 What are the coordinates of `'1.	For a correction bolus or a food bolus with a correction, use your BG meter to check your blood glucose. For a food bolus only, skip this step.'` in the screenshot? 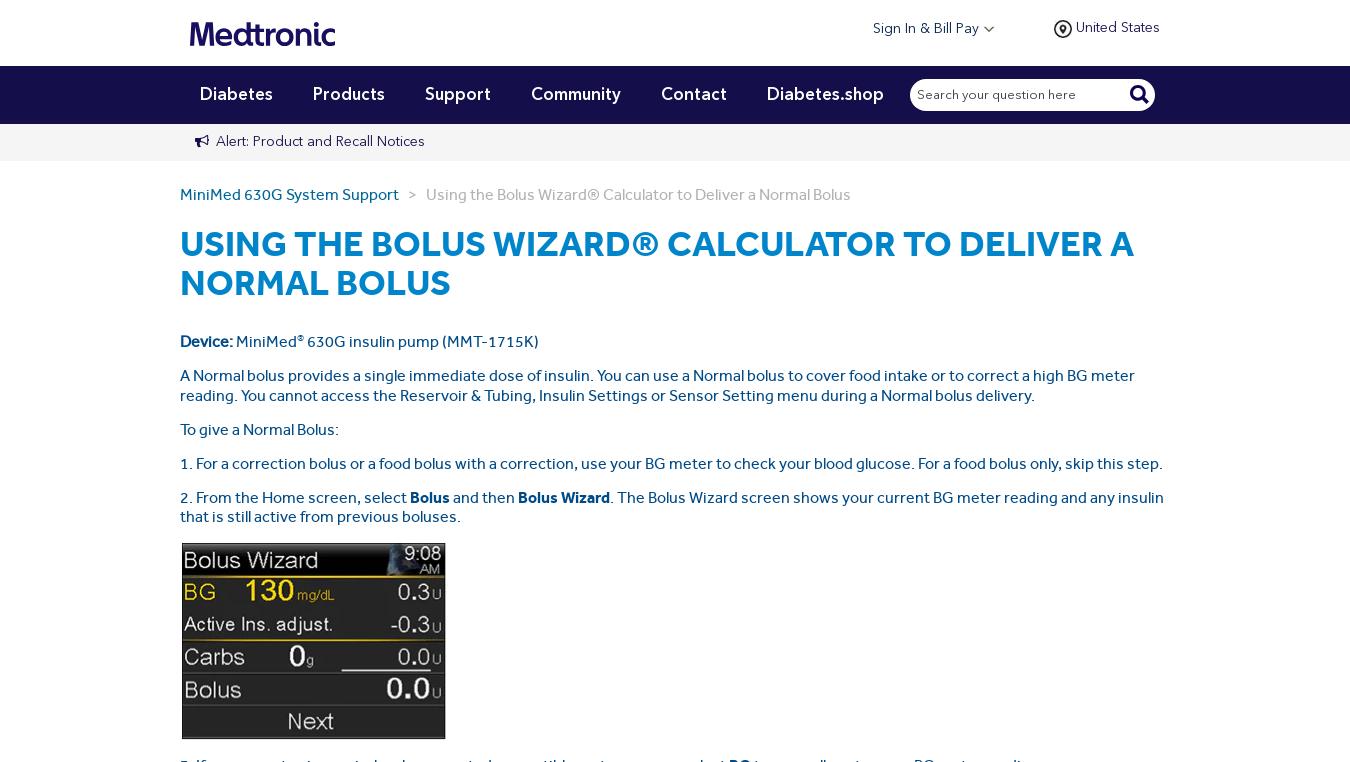 It's located at (179, 462).